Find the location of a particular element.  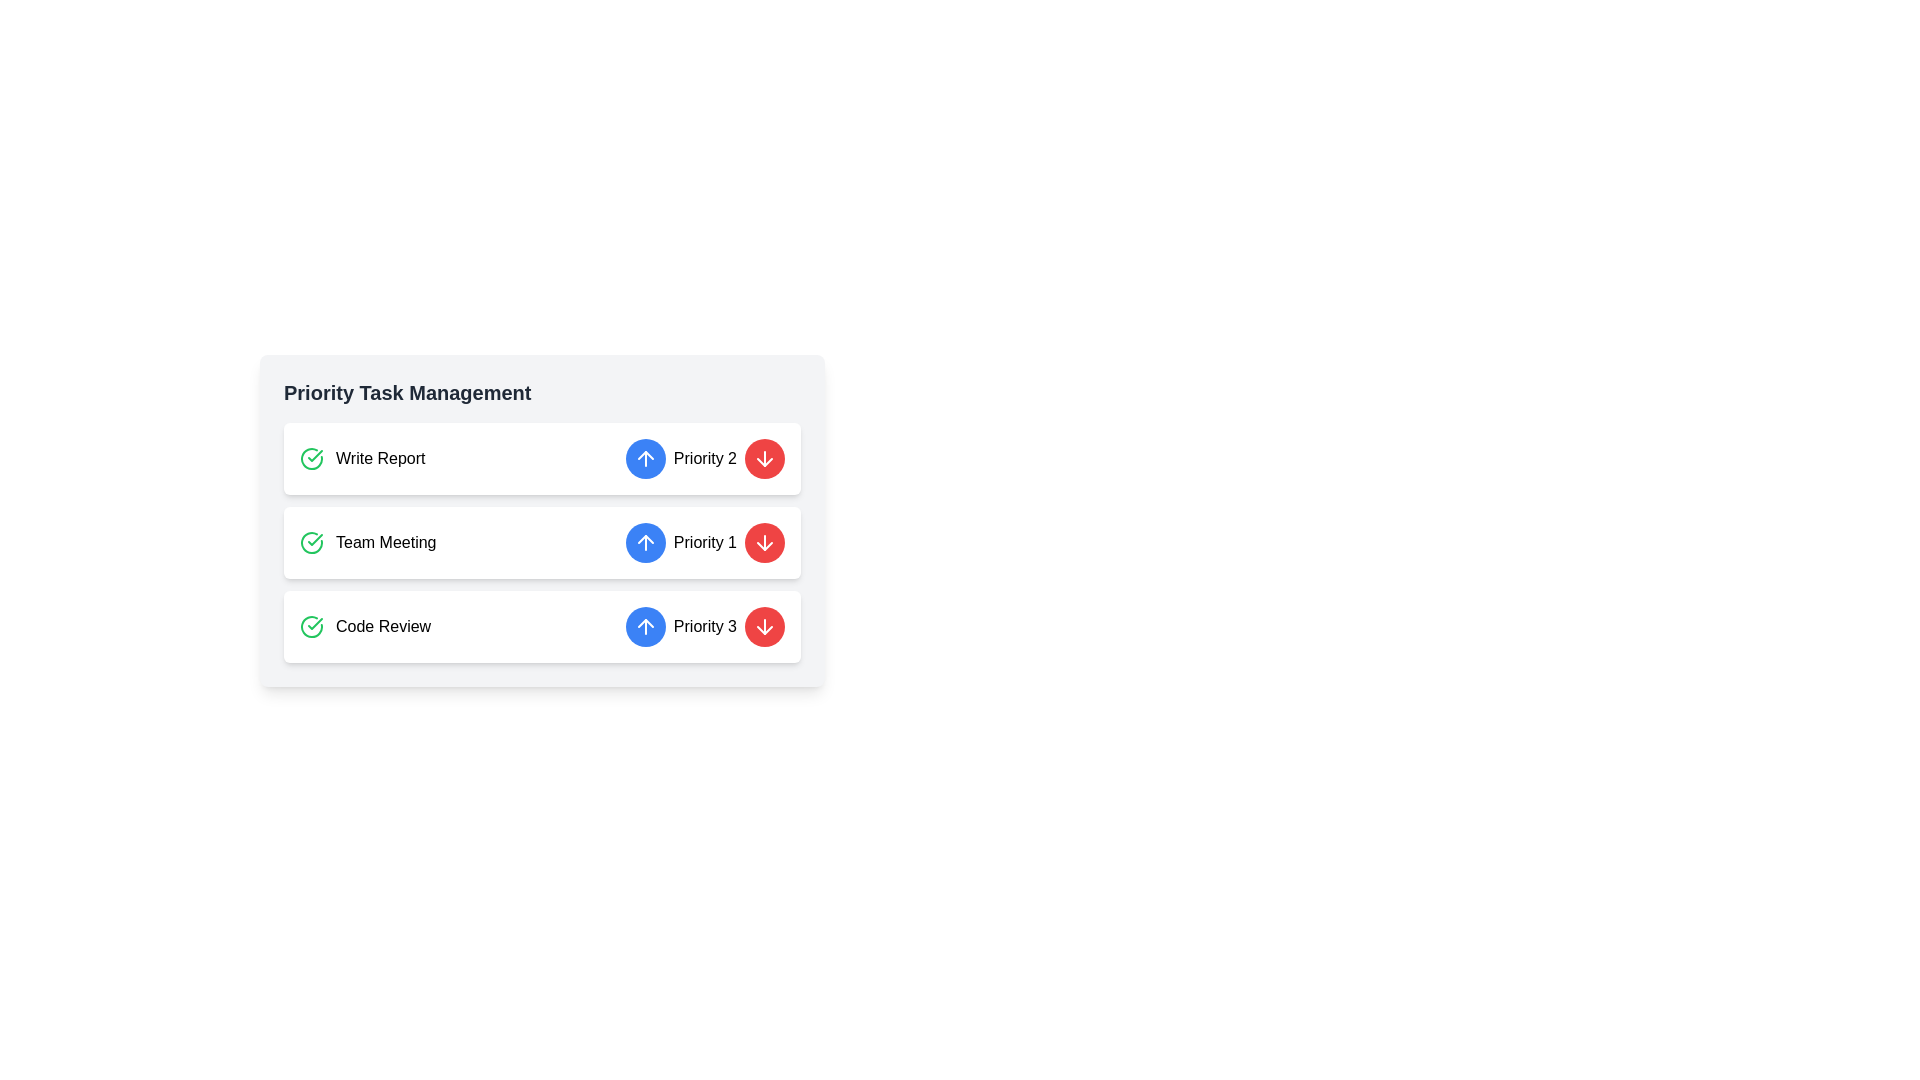

the 'Team Meeting' text label, which is styled with medium font weight and is centrally aligned in a card labeled 'Priority Task Management' is located at coordinates (386, 543).